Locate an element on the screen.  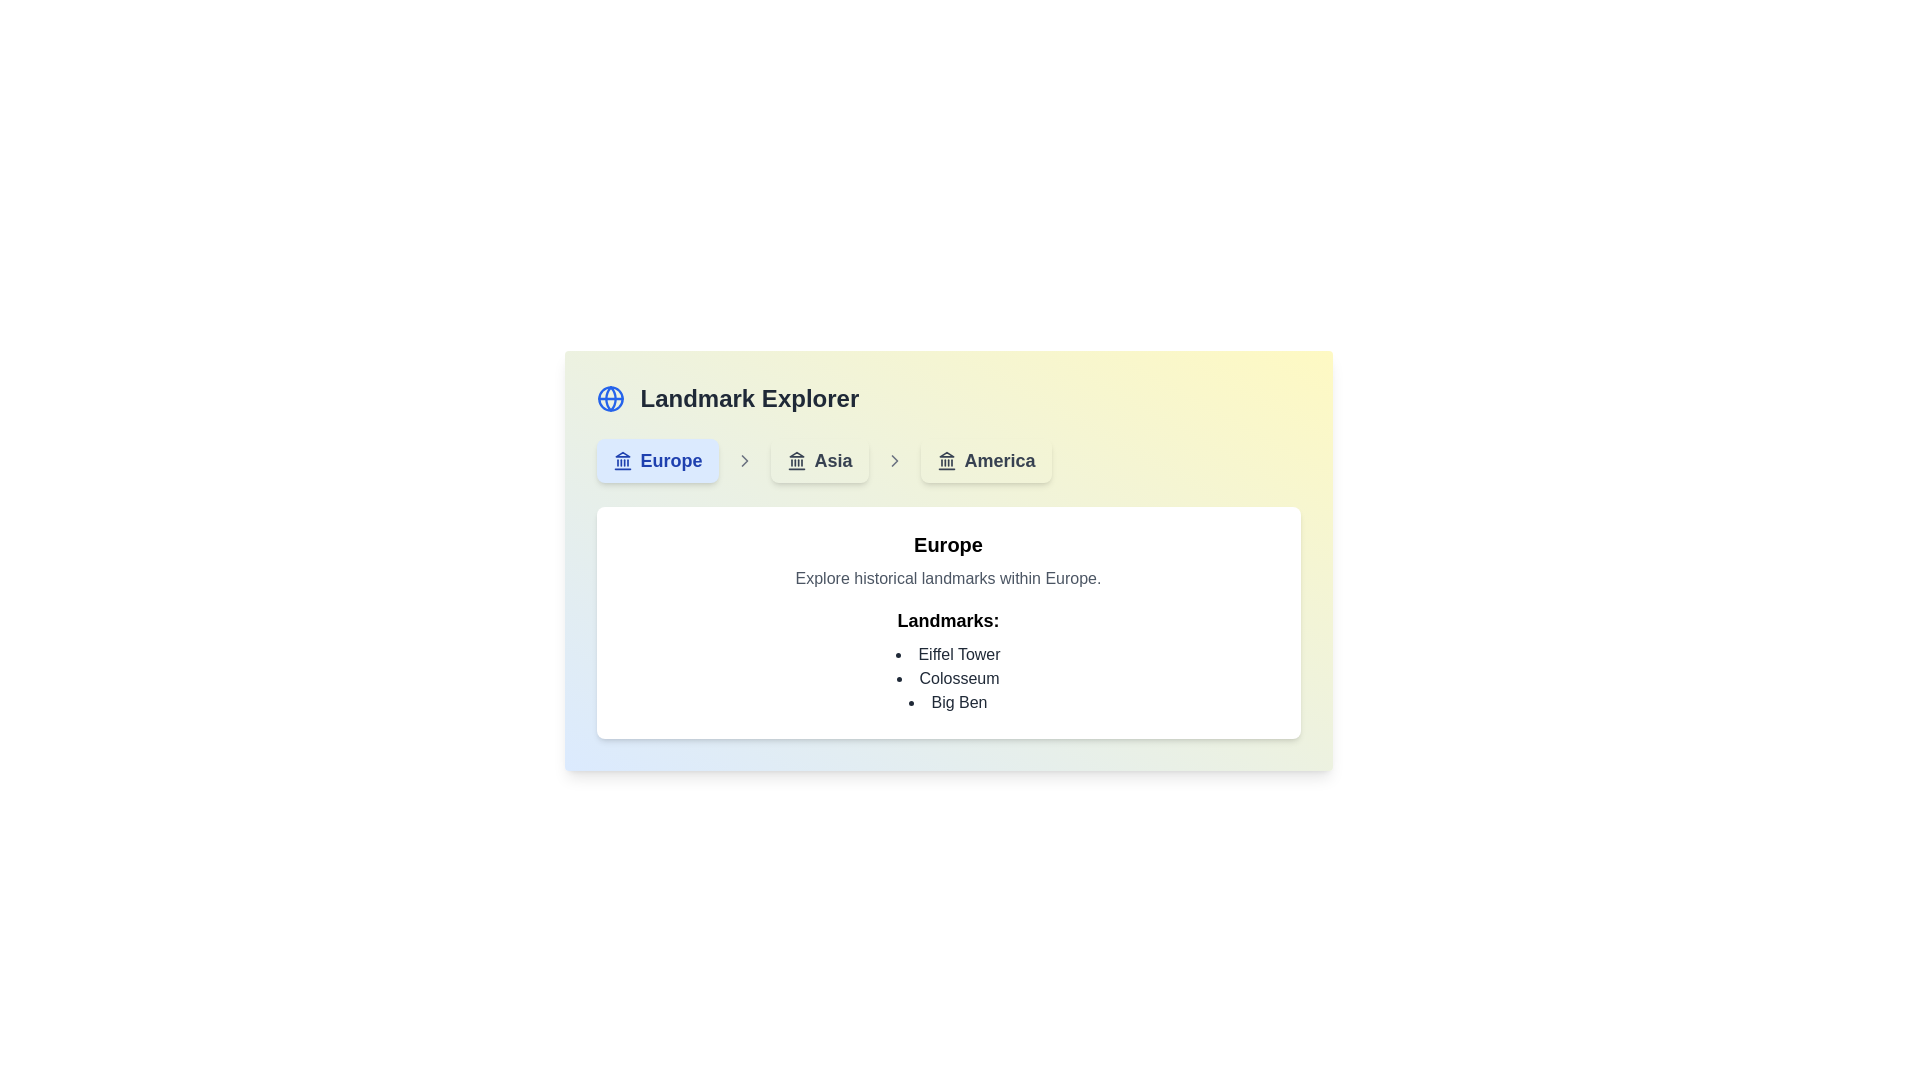
the Chevron navigation icon, which is positioned between the 'Europe' and 'Asia' buttons, indicating navigation or progression is located at coordinates (893, 461).